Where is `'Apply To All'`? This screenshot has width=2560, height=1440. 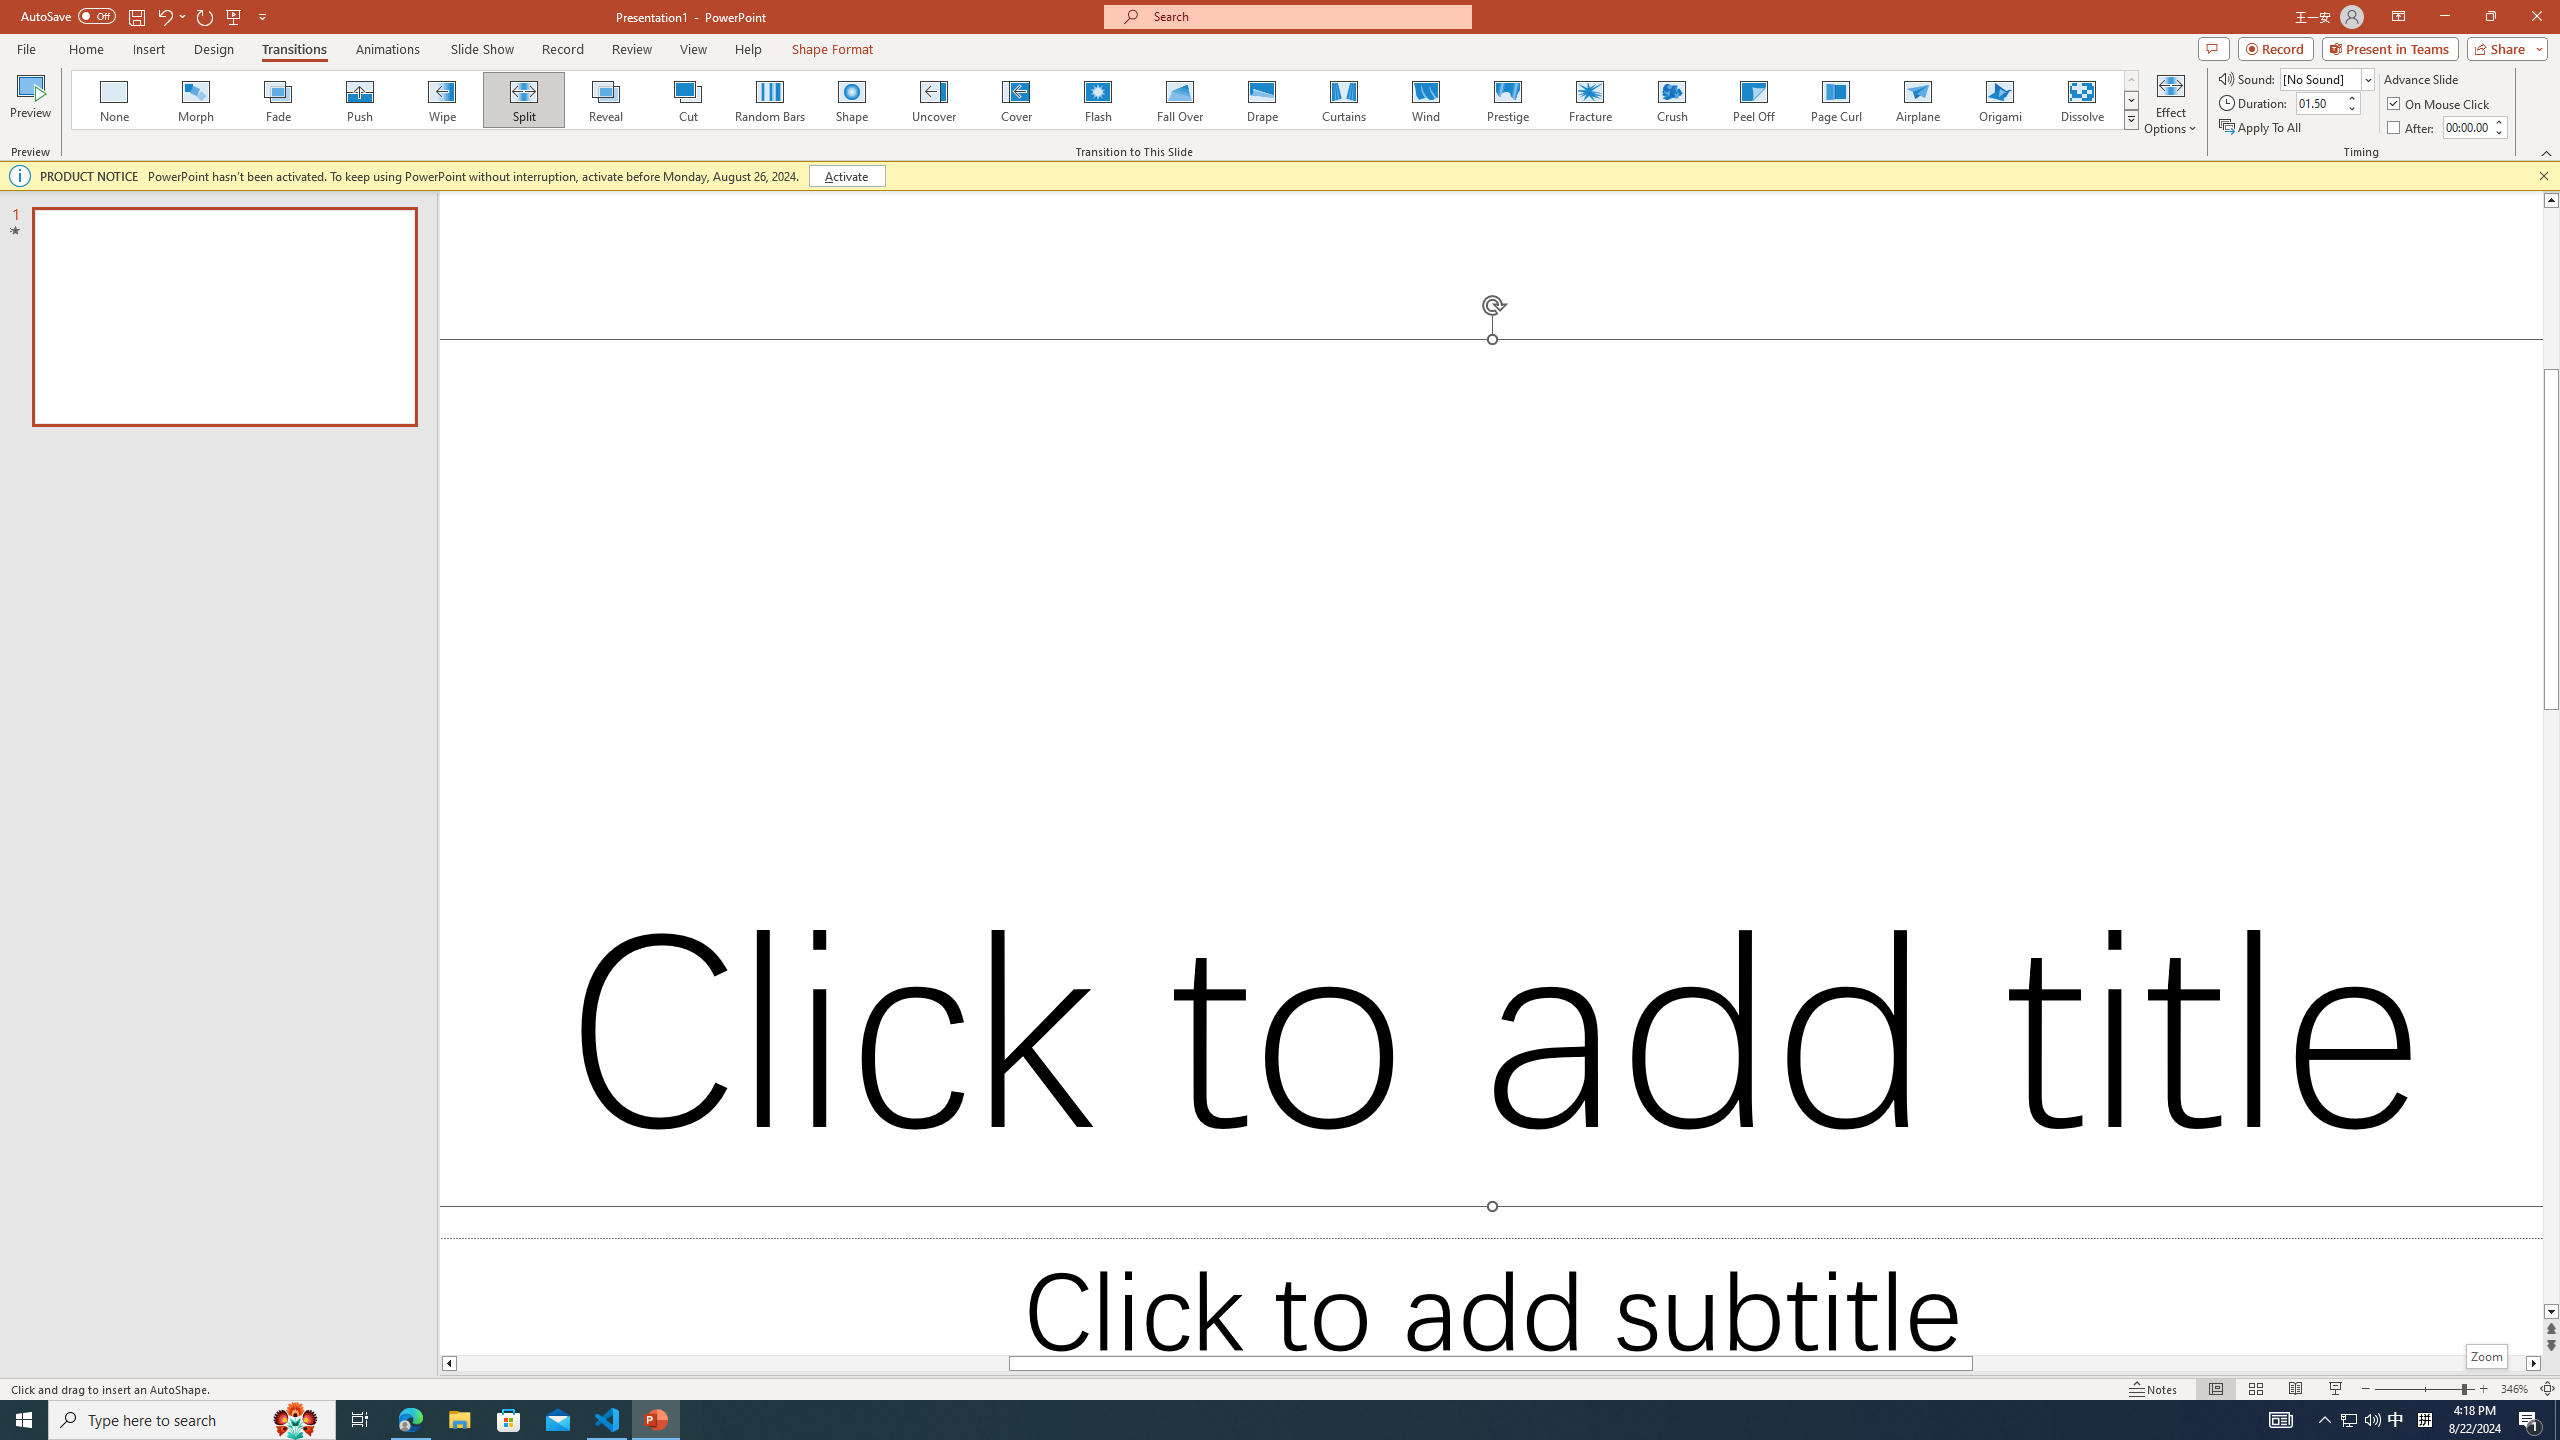
'Apply To All' is located at coordinates (2262, 127).